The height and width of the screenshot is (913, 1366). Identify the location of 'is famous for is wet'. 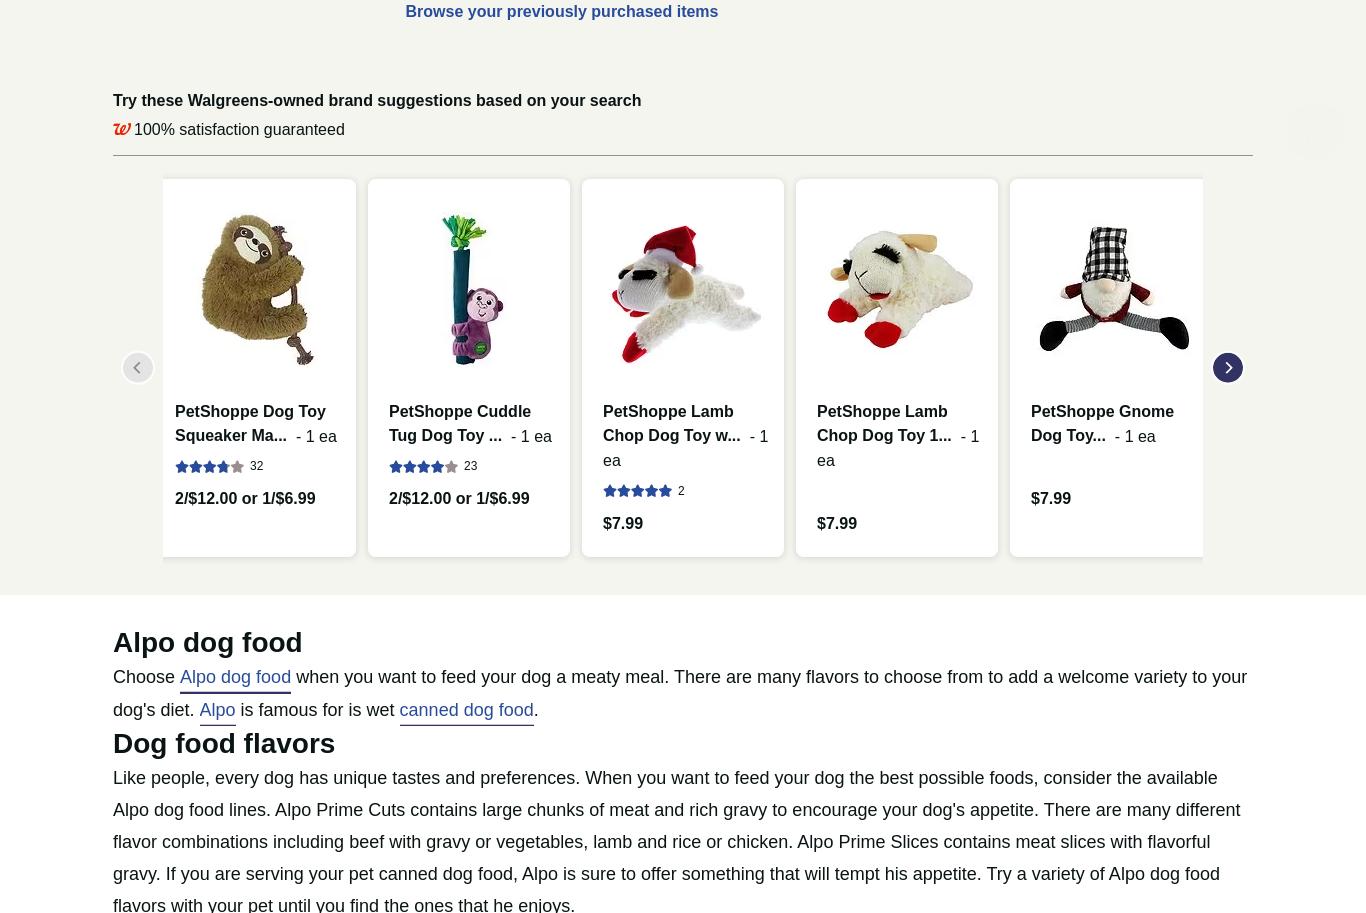
(317, 708).